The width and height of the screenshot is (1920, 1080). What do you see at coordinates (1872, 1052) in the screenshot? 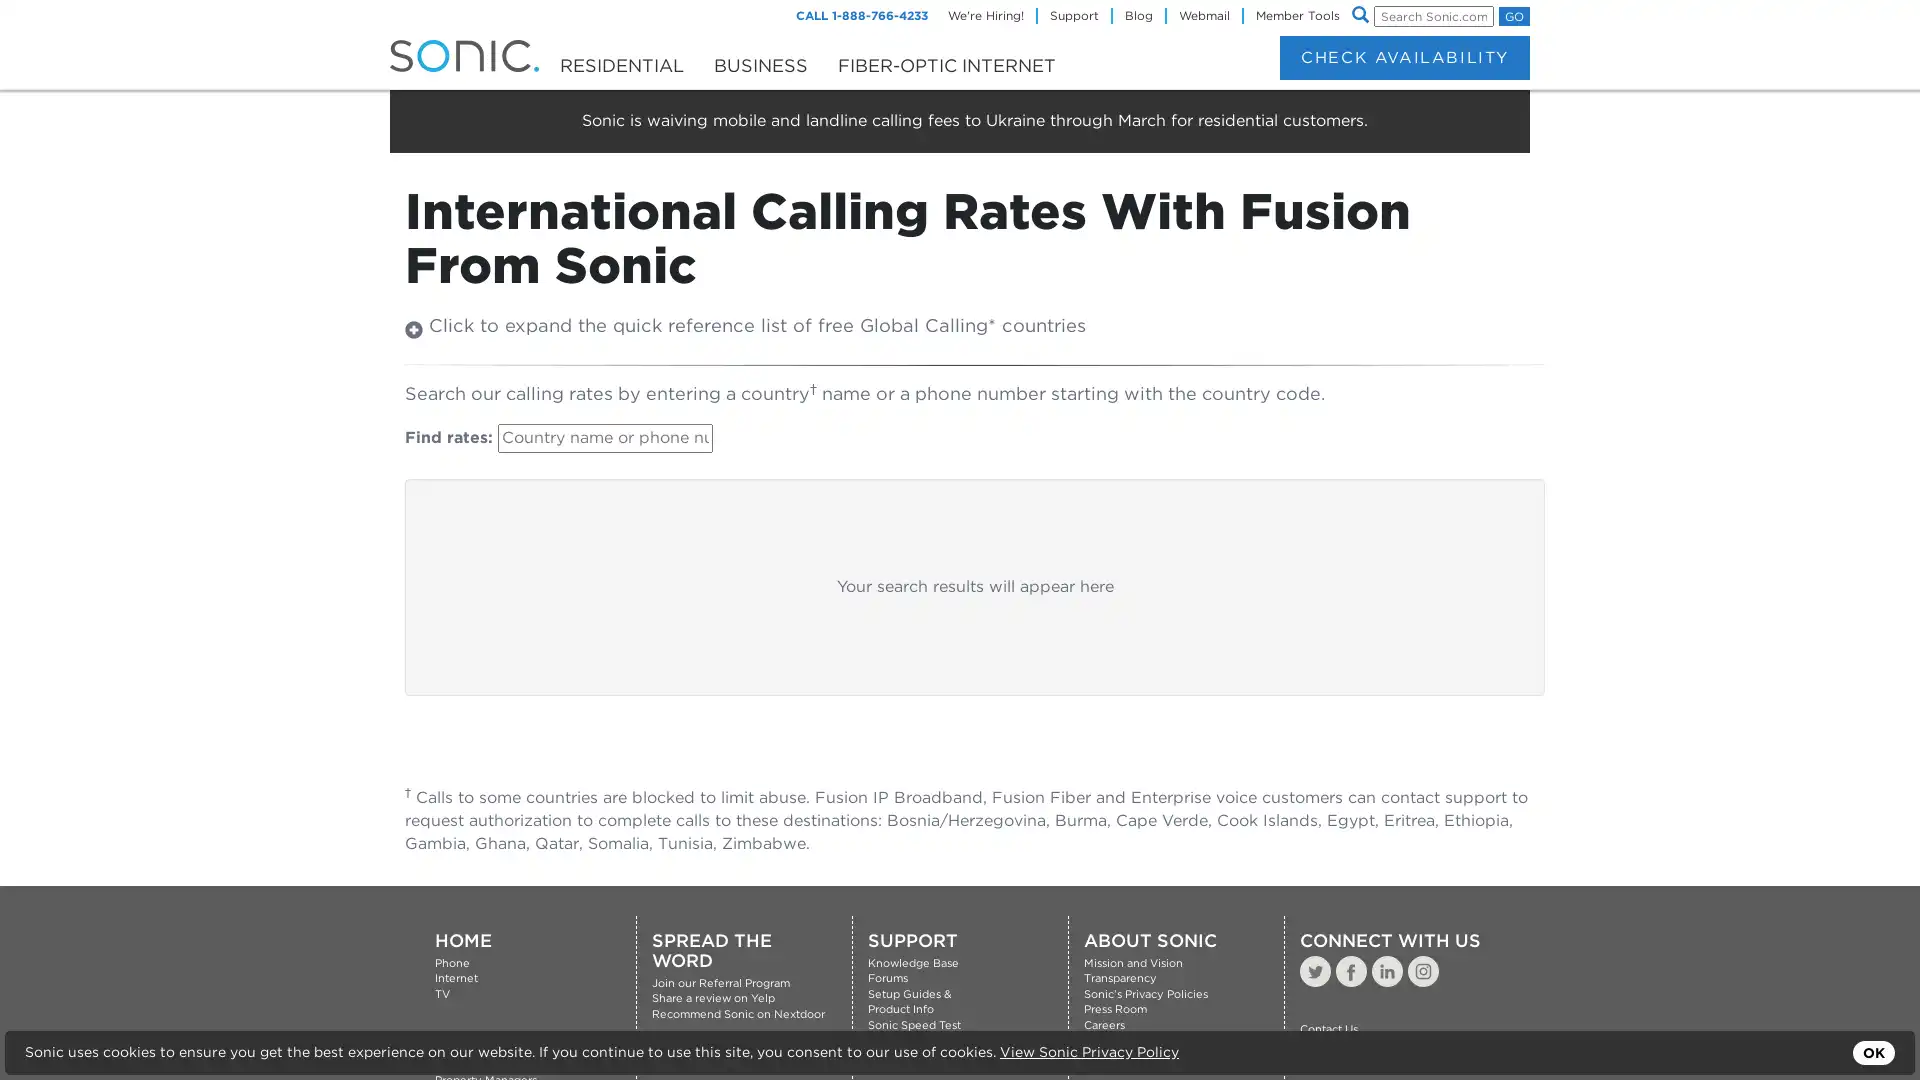
I see `OK` at bounding box center [1872, 1052].